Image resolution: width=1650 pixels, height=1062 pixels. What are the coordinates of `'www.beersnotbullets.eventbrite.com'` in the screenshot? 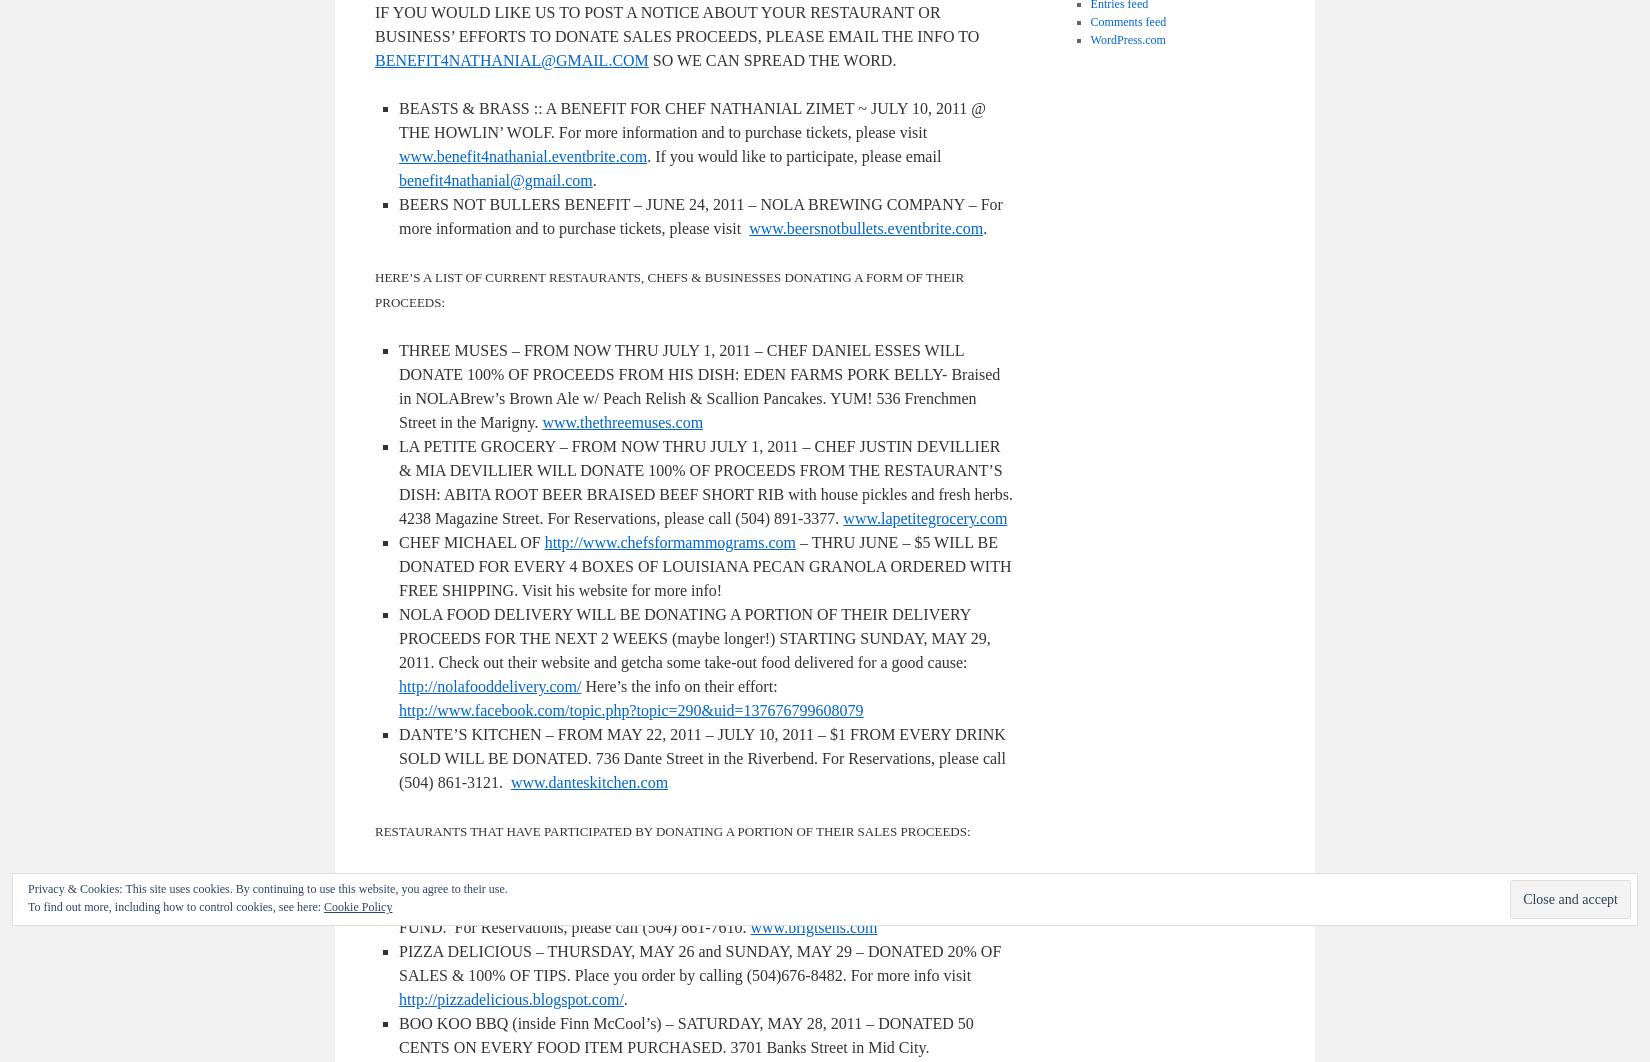 It's located at (865, 228).